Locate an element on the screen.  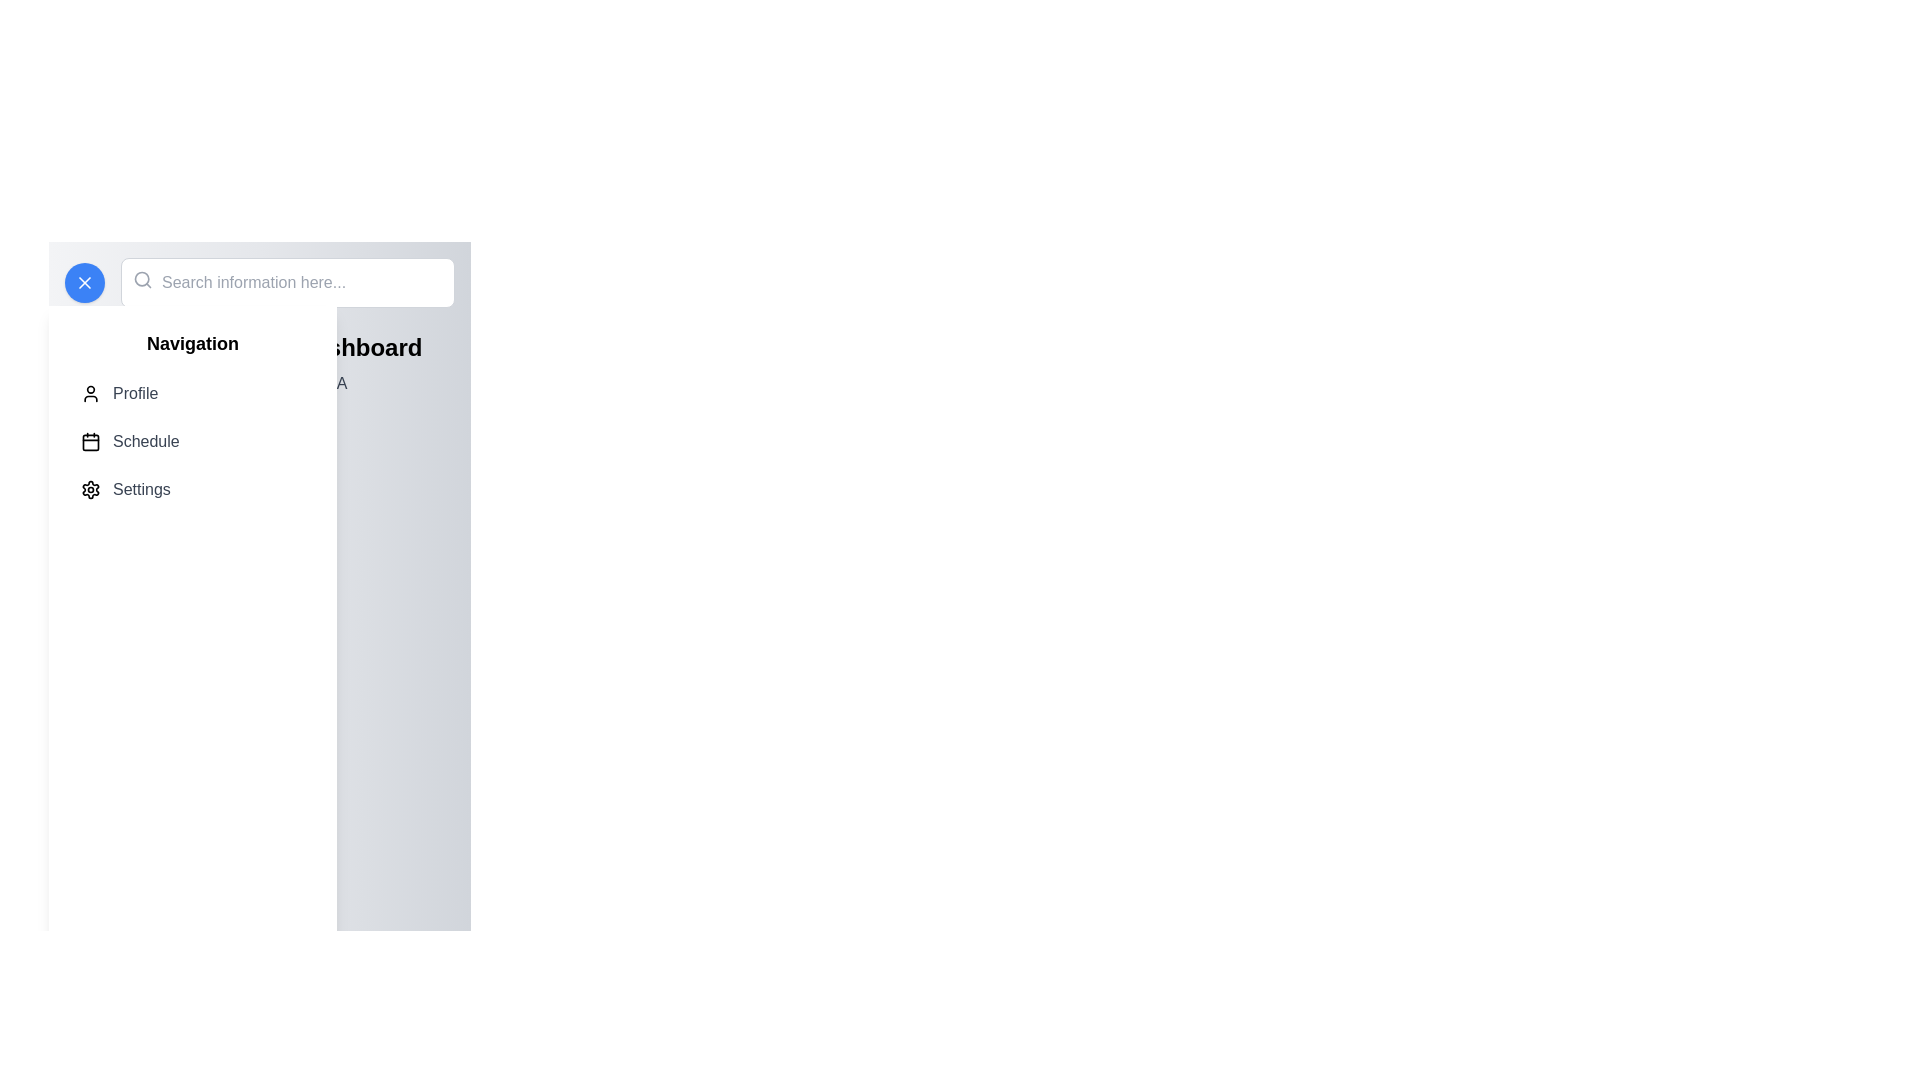
the first List item in the navigation menu that allows users to access the user's profile page is located at coordinates (192, 393).